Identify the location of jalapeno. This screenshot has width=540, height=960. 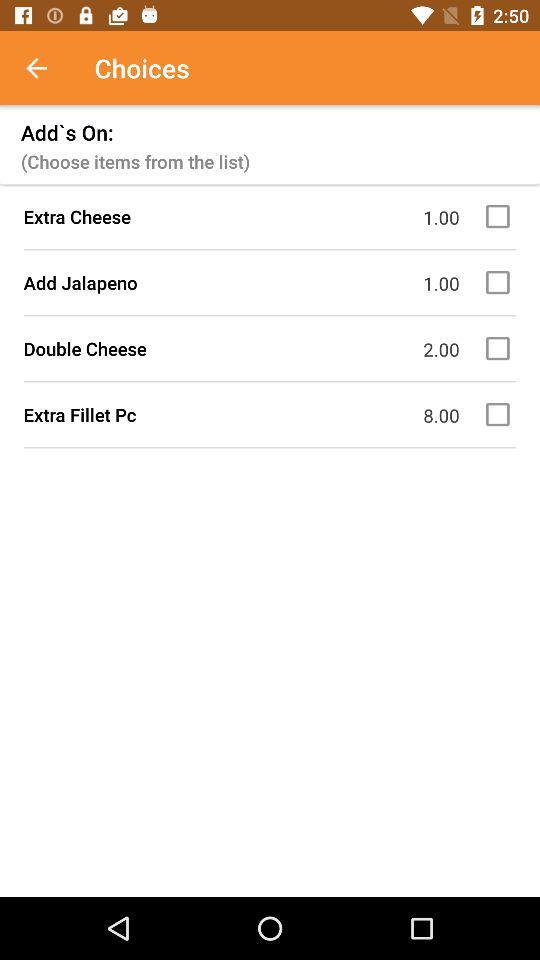
(500, 281).